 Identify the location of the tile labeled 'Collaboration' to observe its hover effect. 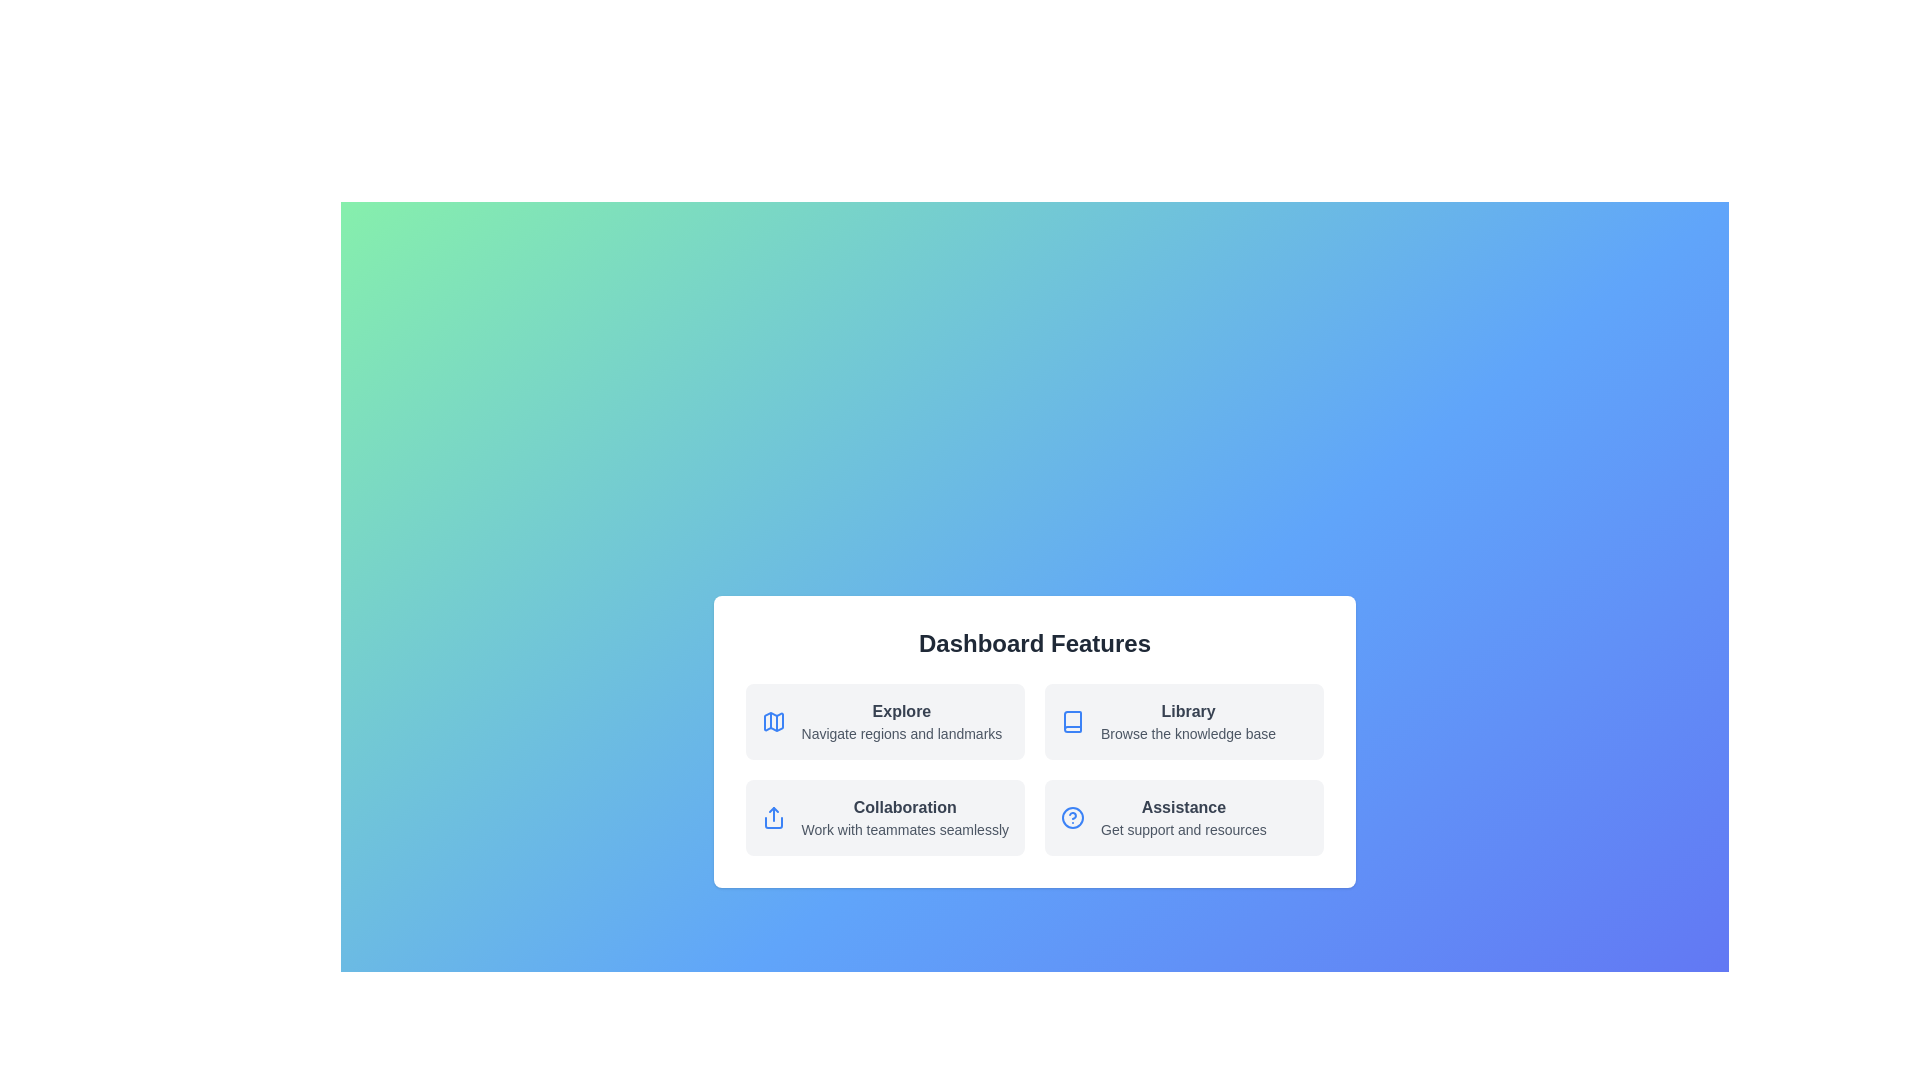
(883, 817).